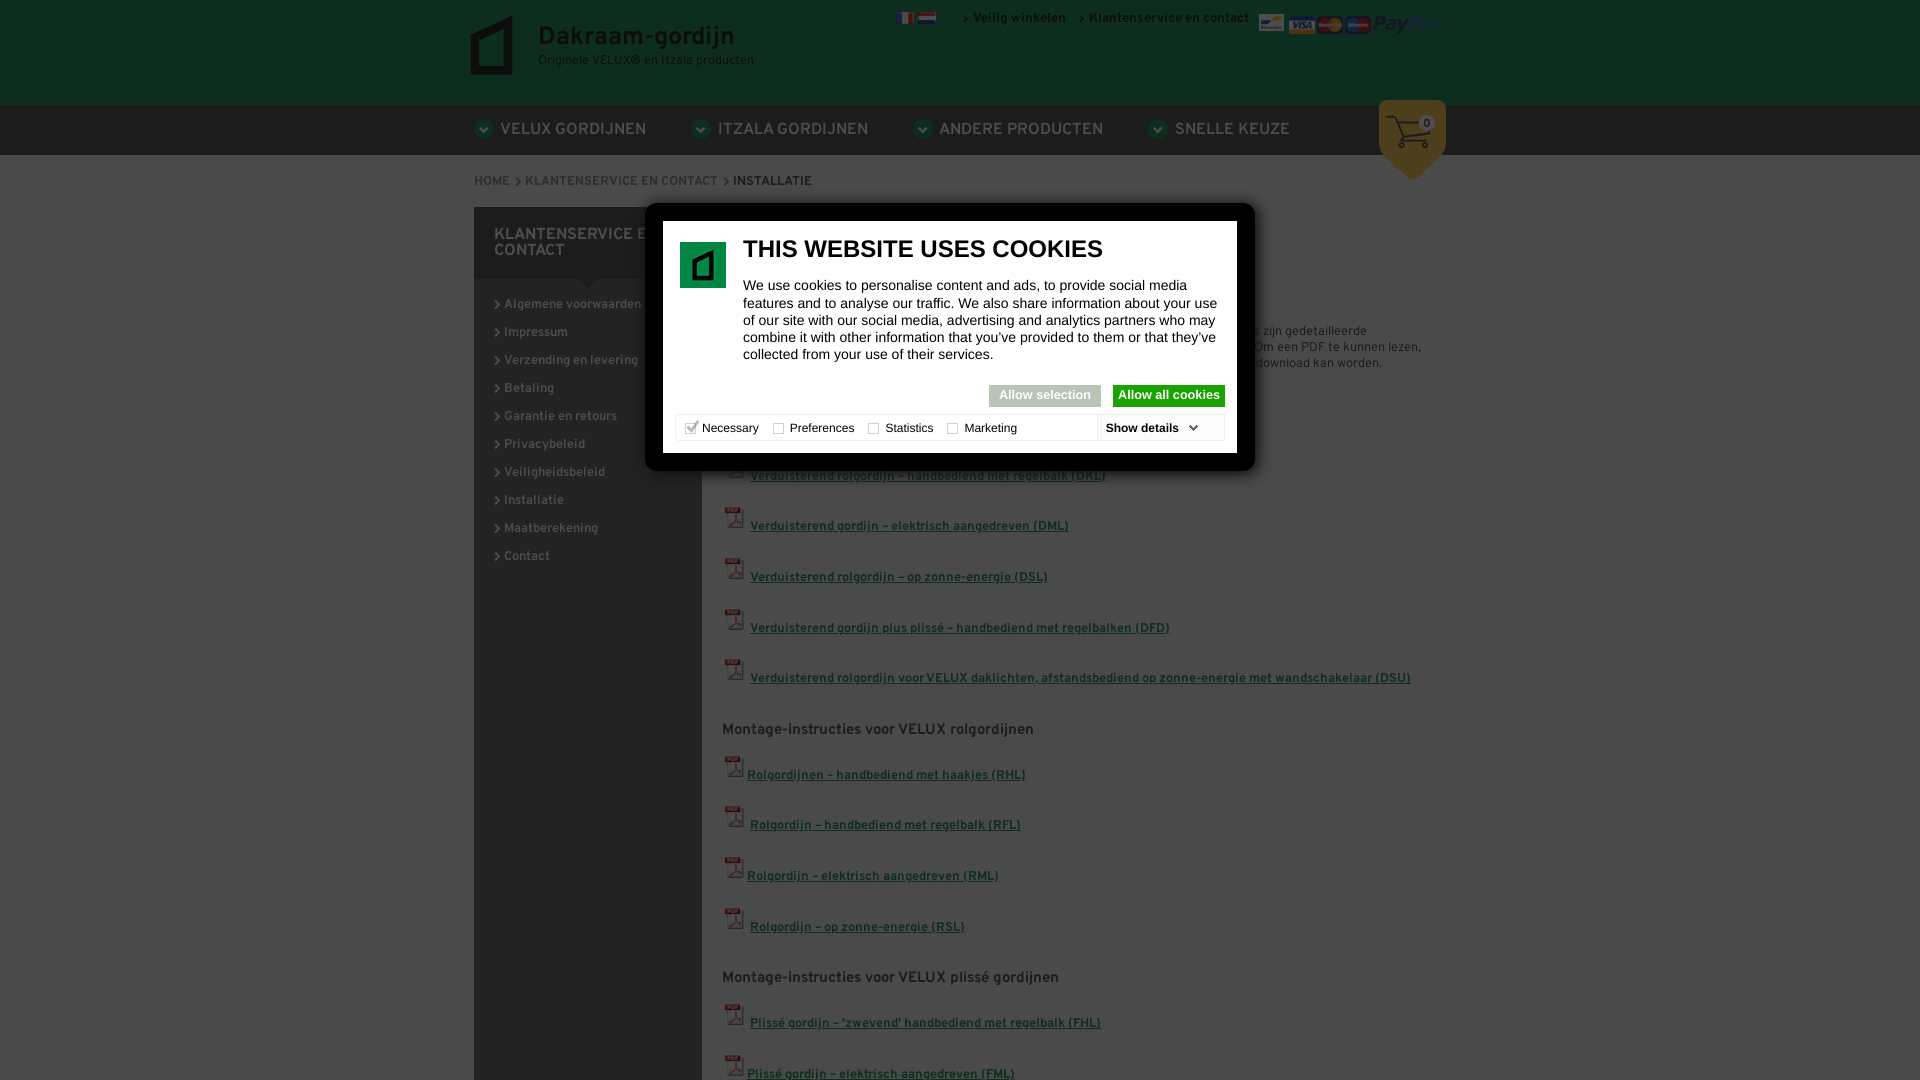 This screenshot has height=1080, width=1920. What do you see at coordinates (528, 389) in the screenshot?
I see `'Betaling'` at bounding box center [528, 389].